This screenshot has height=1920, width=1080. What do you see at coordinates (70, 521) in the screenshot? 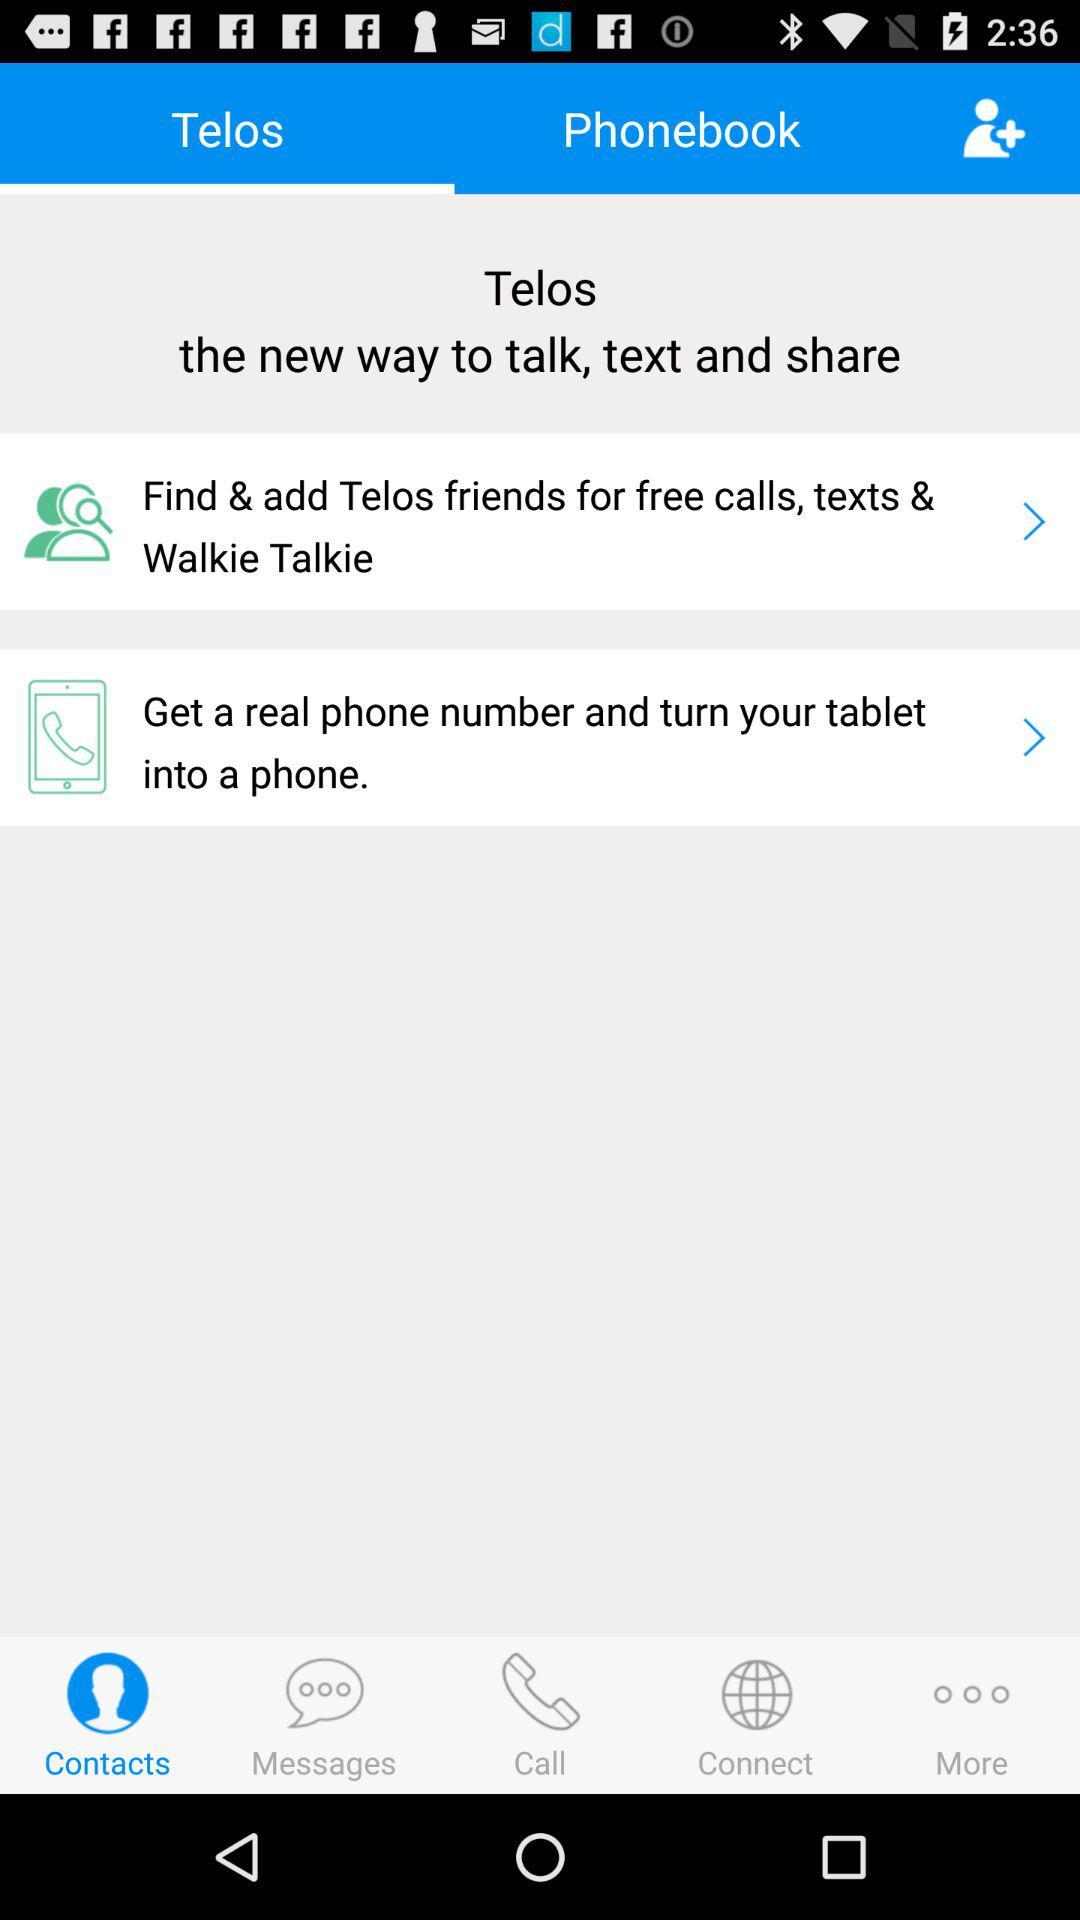
I see `app to the left of the find add telos icon` at bounding box center [70, 521].